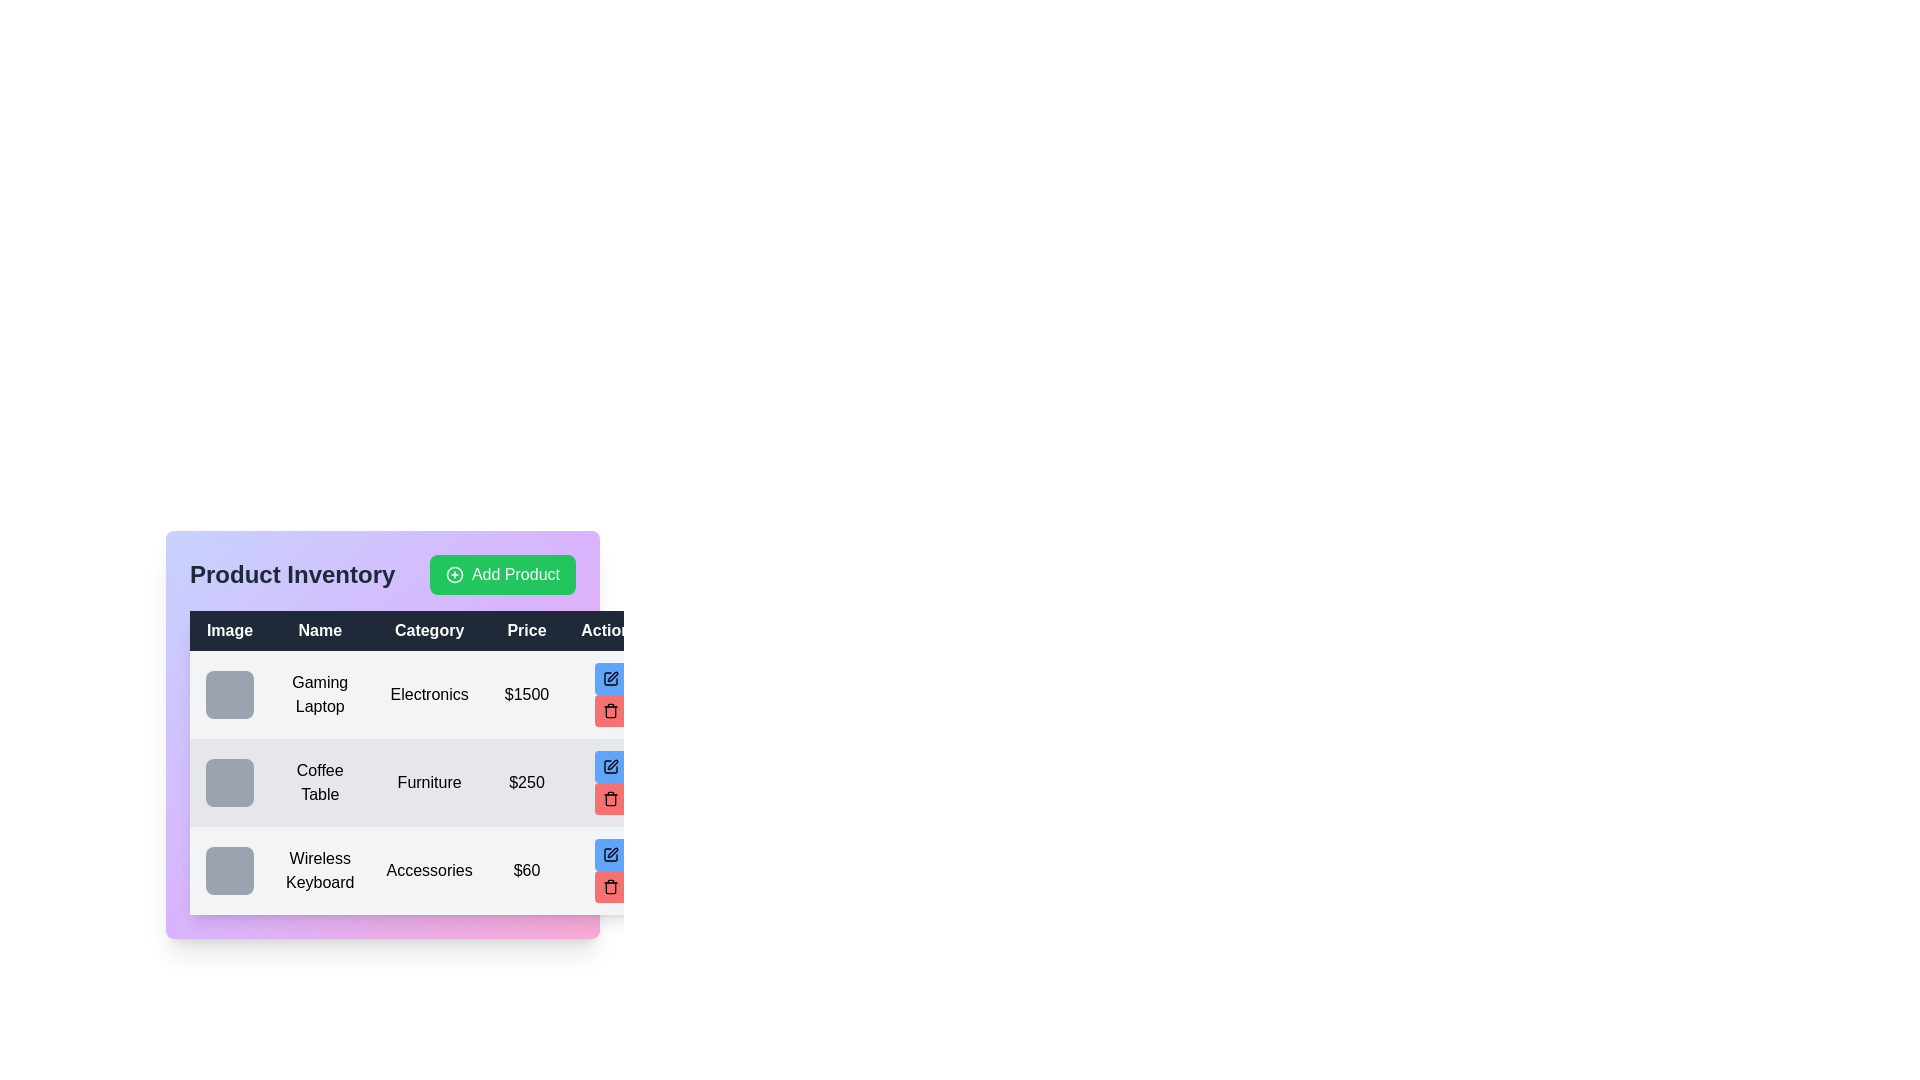  What do you see at coordinates (527, 782) in the screenshot?
I see `the text displaying the price '$250' located in the 'Price' column under the row for 'Coffee Table Furniture'` at bounding box center [527, 782].